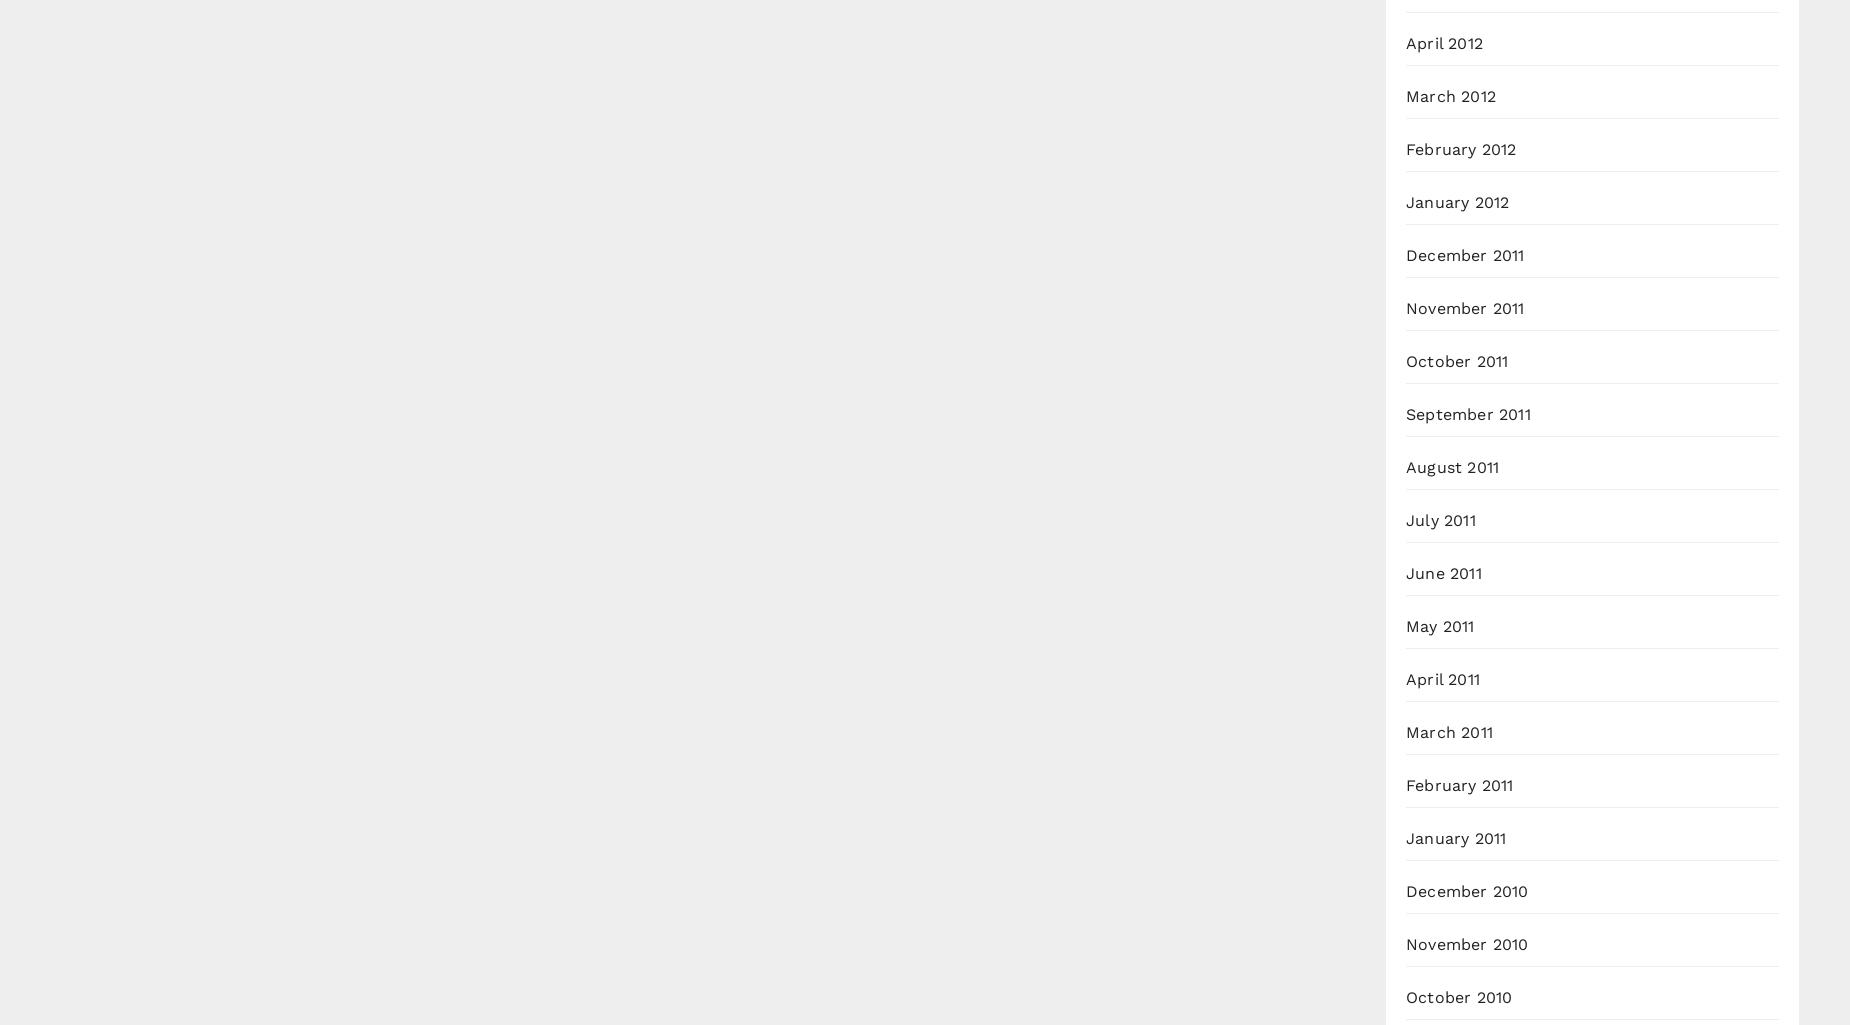 The width and height of the screenshot is (1850, 1025). Describe the element at coordinates (1467, 414) in the screenshot. I see `'September 2011'` at that location.